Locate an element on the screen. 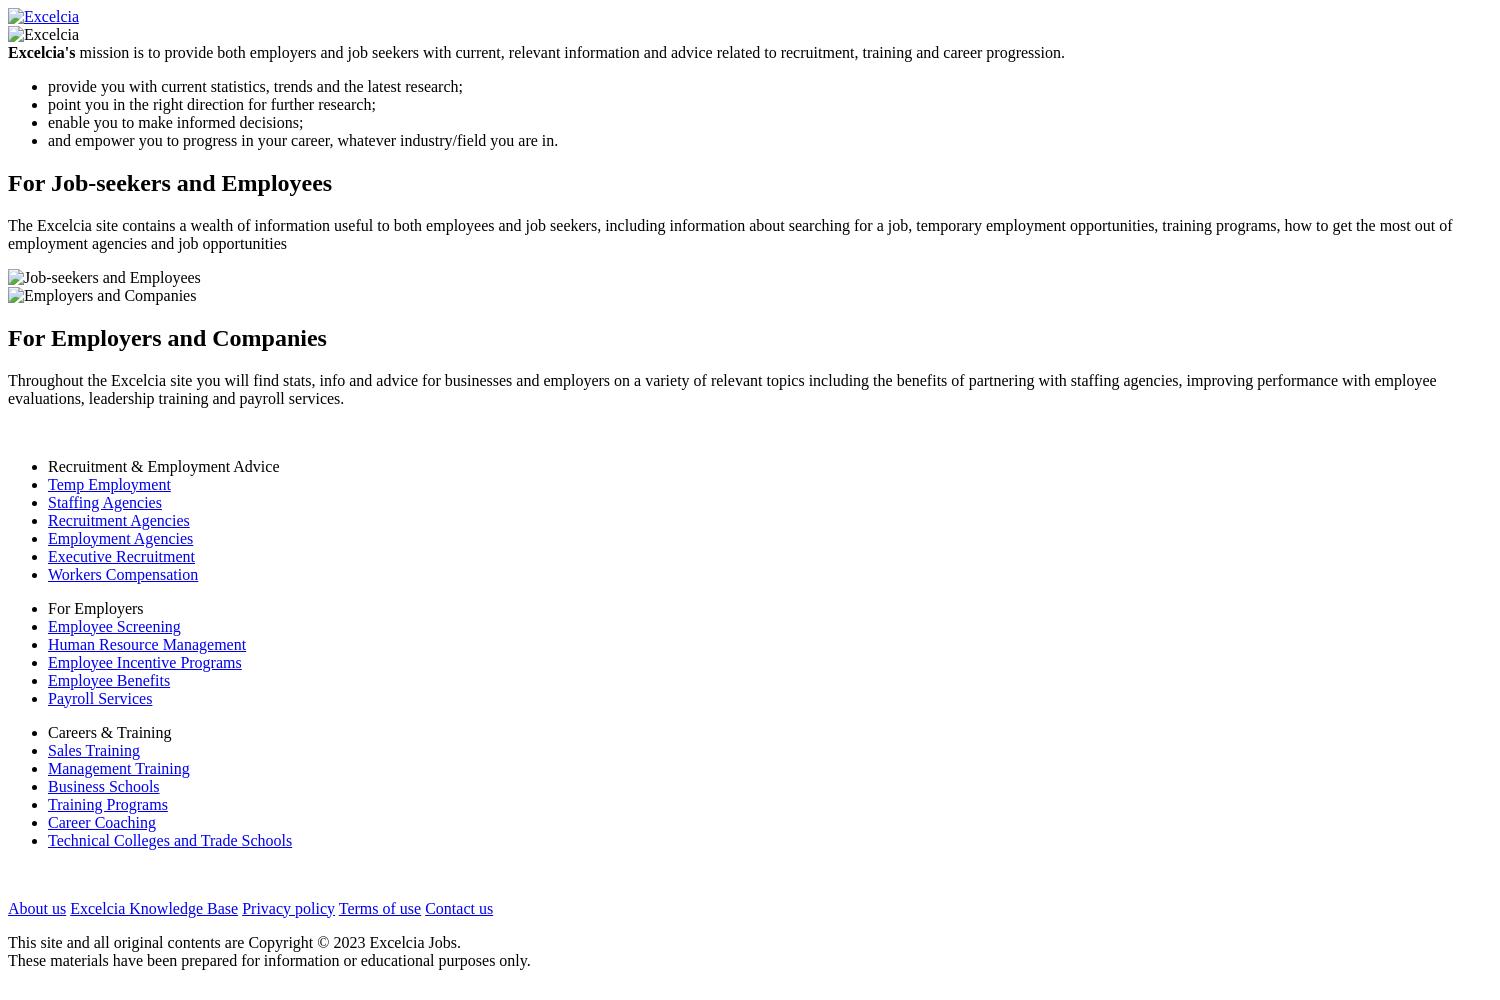 Image resolution: width=1500 pixels, height=1000 pixels. 'Excelcia Knowledge Base' is located at coordinates (154, 907).